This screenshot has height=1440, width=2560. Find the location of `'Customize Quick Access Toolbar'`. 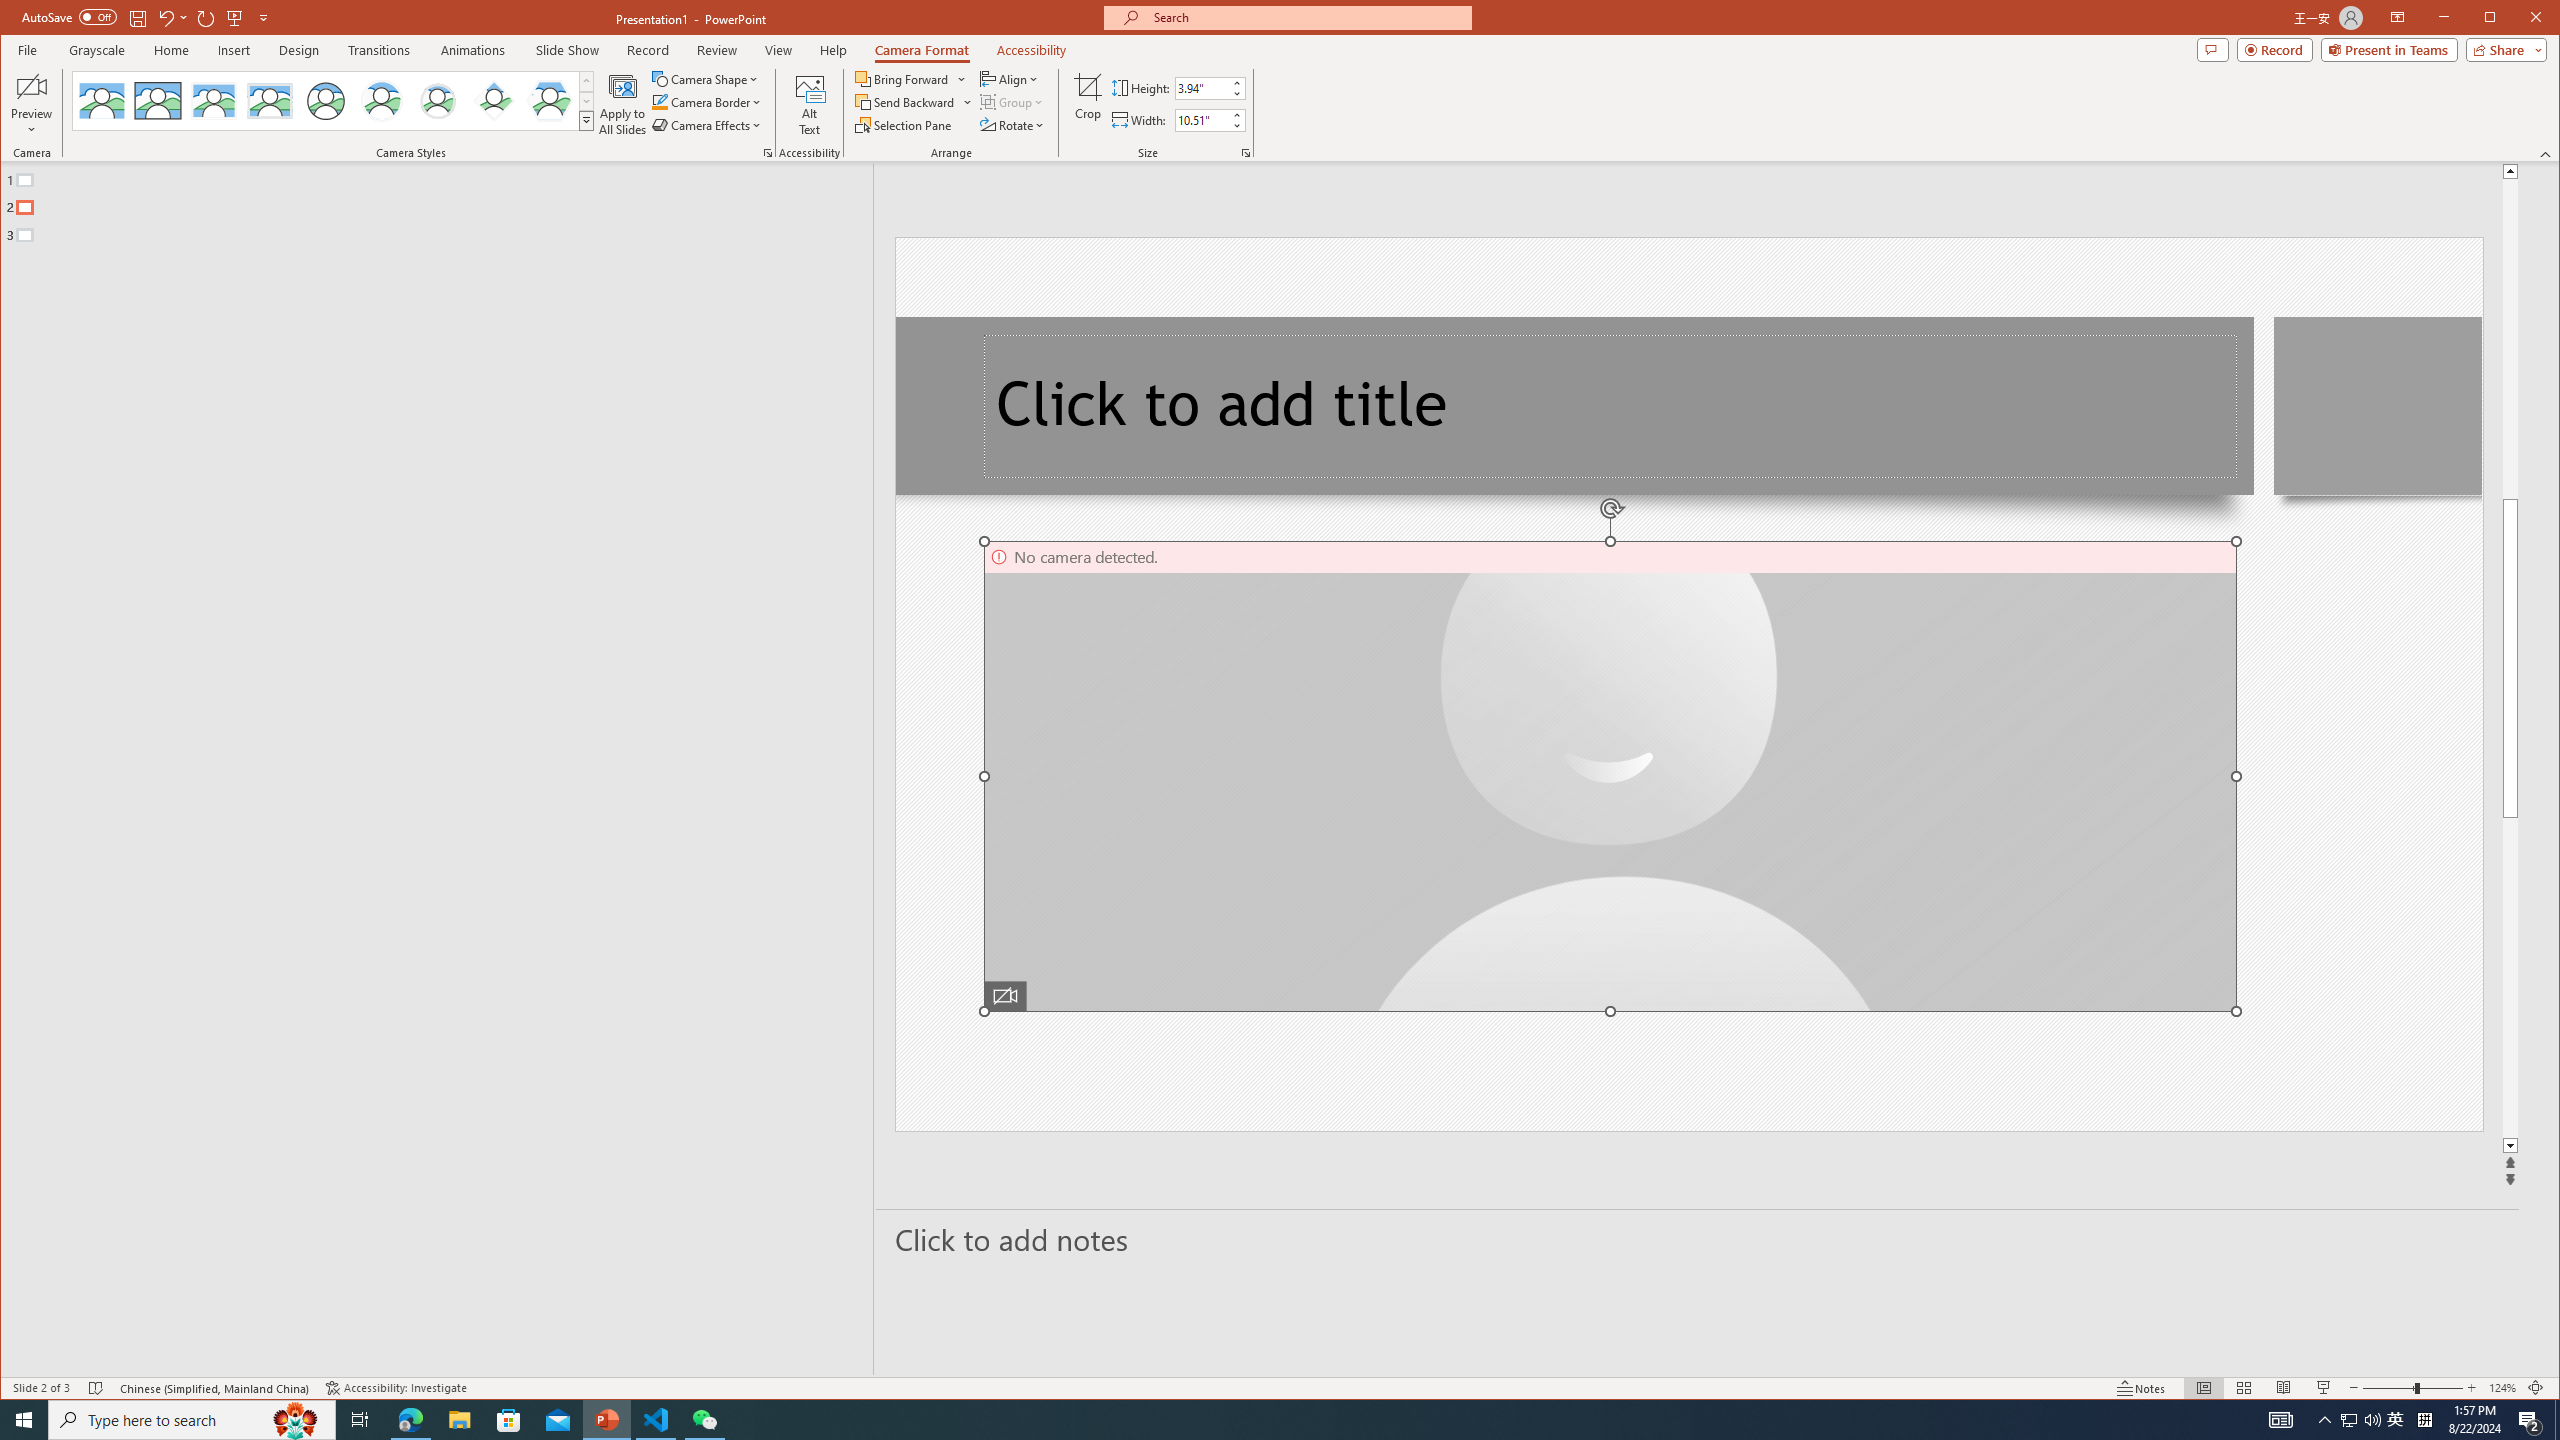

'Customize Quick Access Toolbar' is located at coordinates (264, 16).